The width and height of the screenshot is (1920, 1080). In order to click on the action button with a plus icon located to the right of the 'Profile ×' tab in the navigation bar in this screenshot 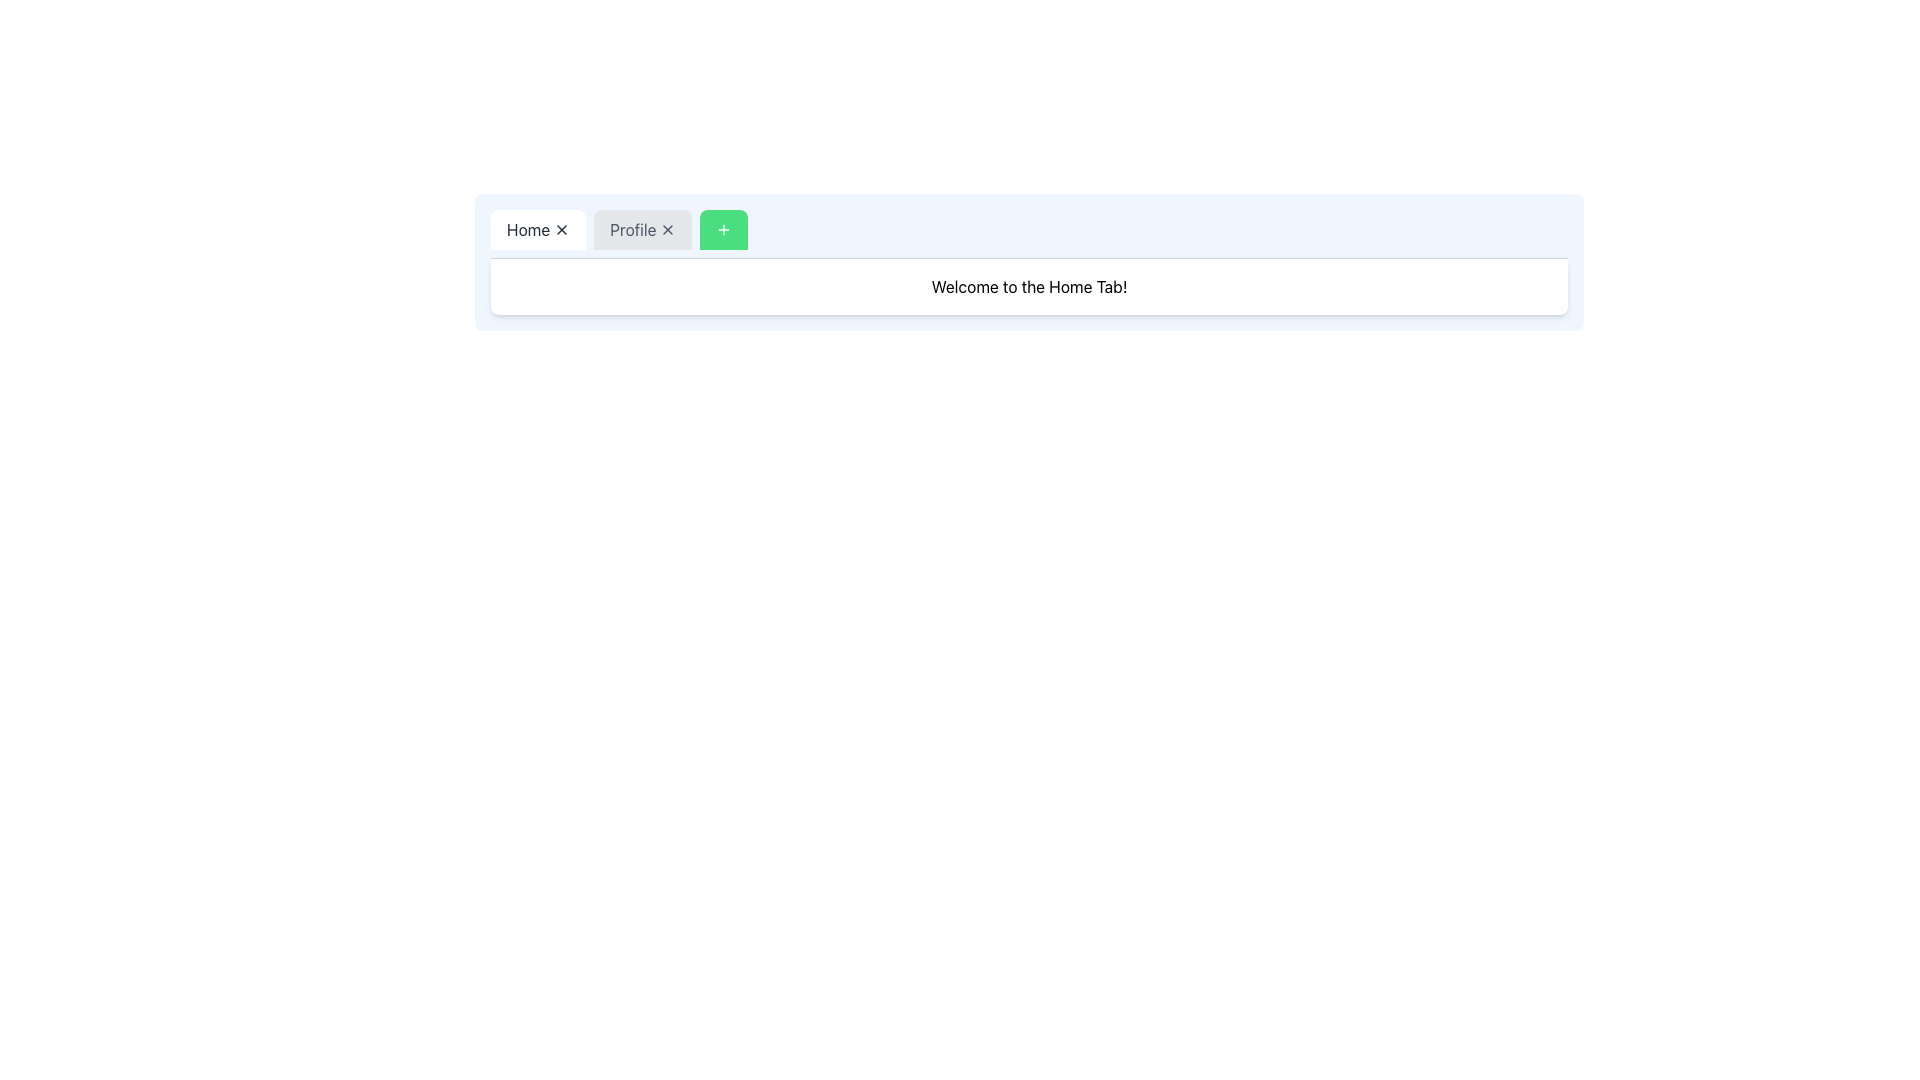, I will do `click(723, 229)`.